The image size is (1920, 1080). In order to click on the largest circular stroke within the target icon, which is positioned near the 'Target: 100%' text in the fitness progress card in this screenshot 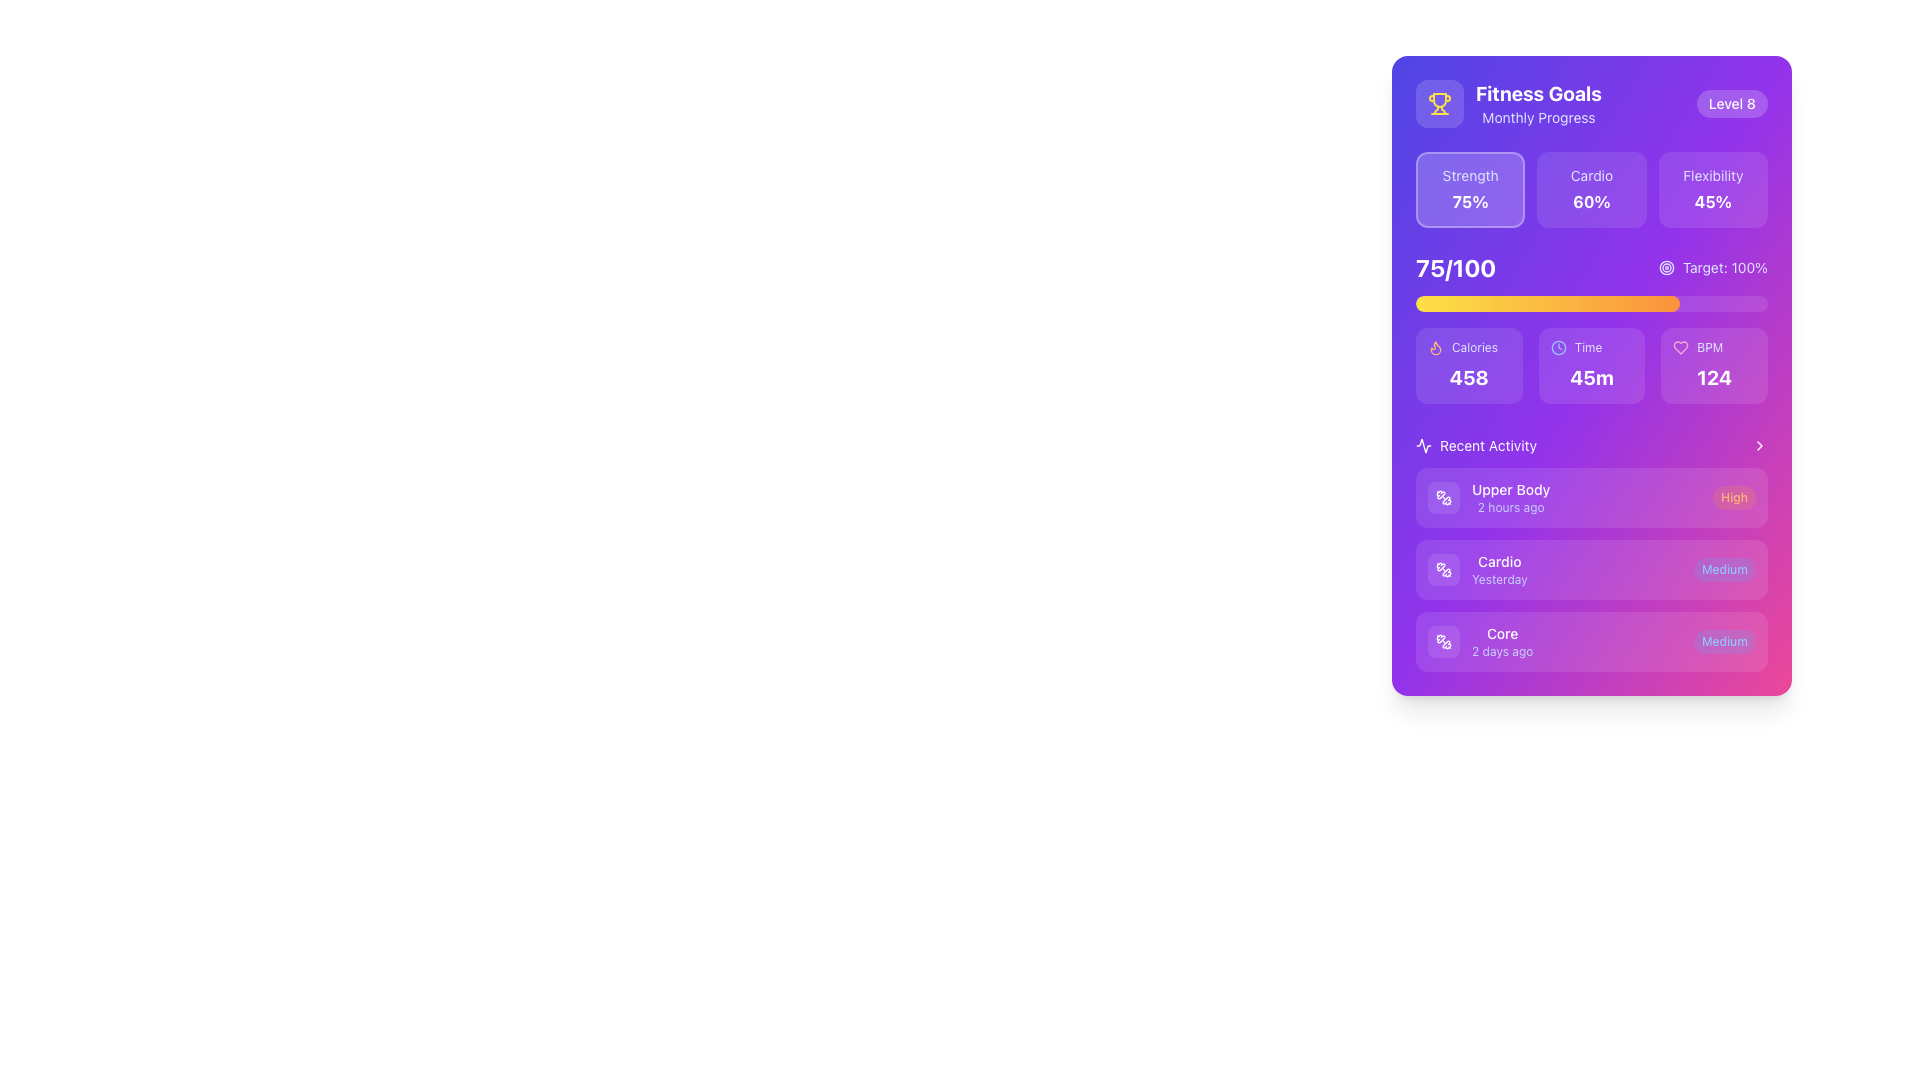, I will do `click(1666, 266)`.